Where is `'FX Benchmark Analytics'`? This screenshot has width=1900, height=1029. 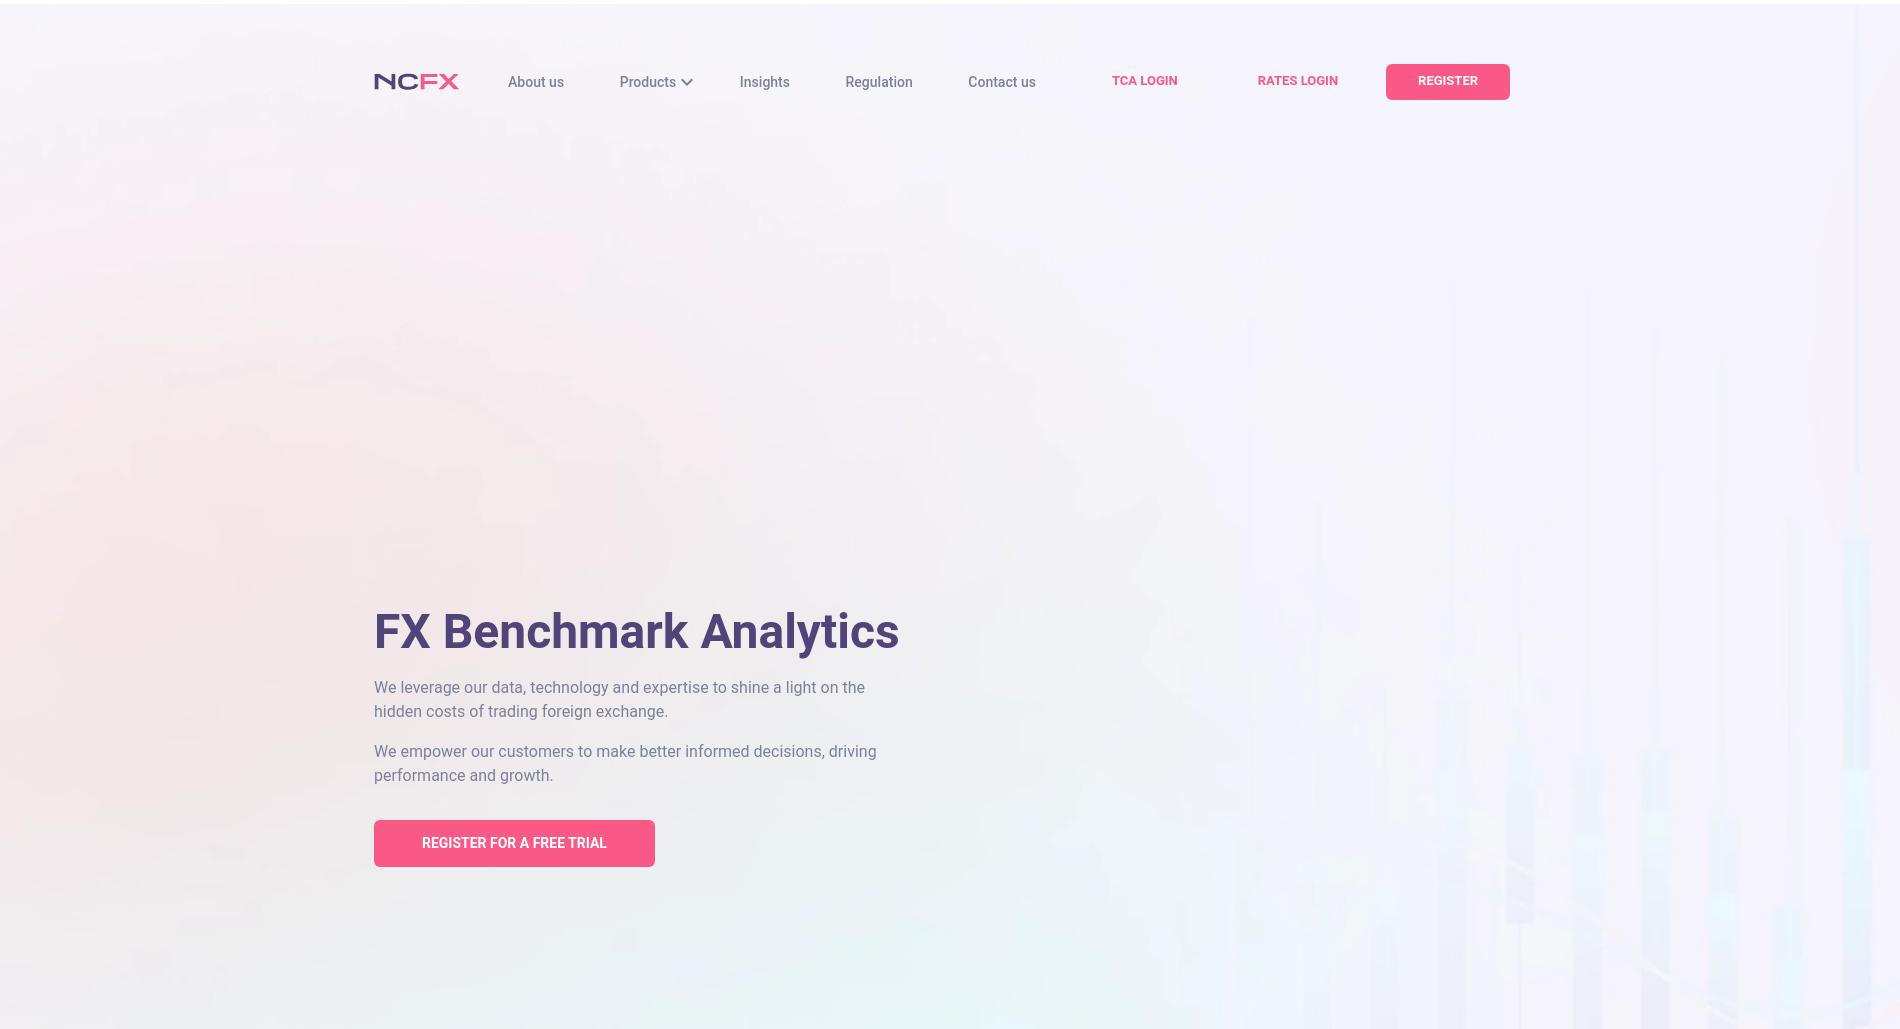 'FX Benchmark Analytics' is located at coordinates (636, 631).